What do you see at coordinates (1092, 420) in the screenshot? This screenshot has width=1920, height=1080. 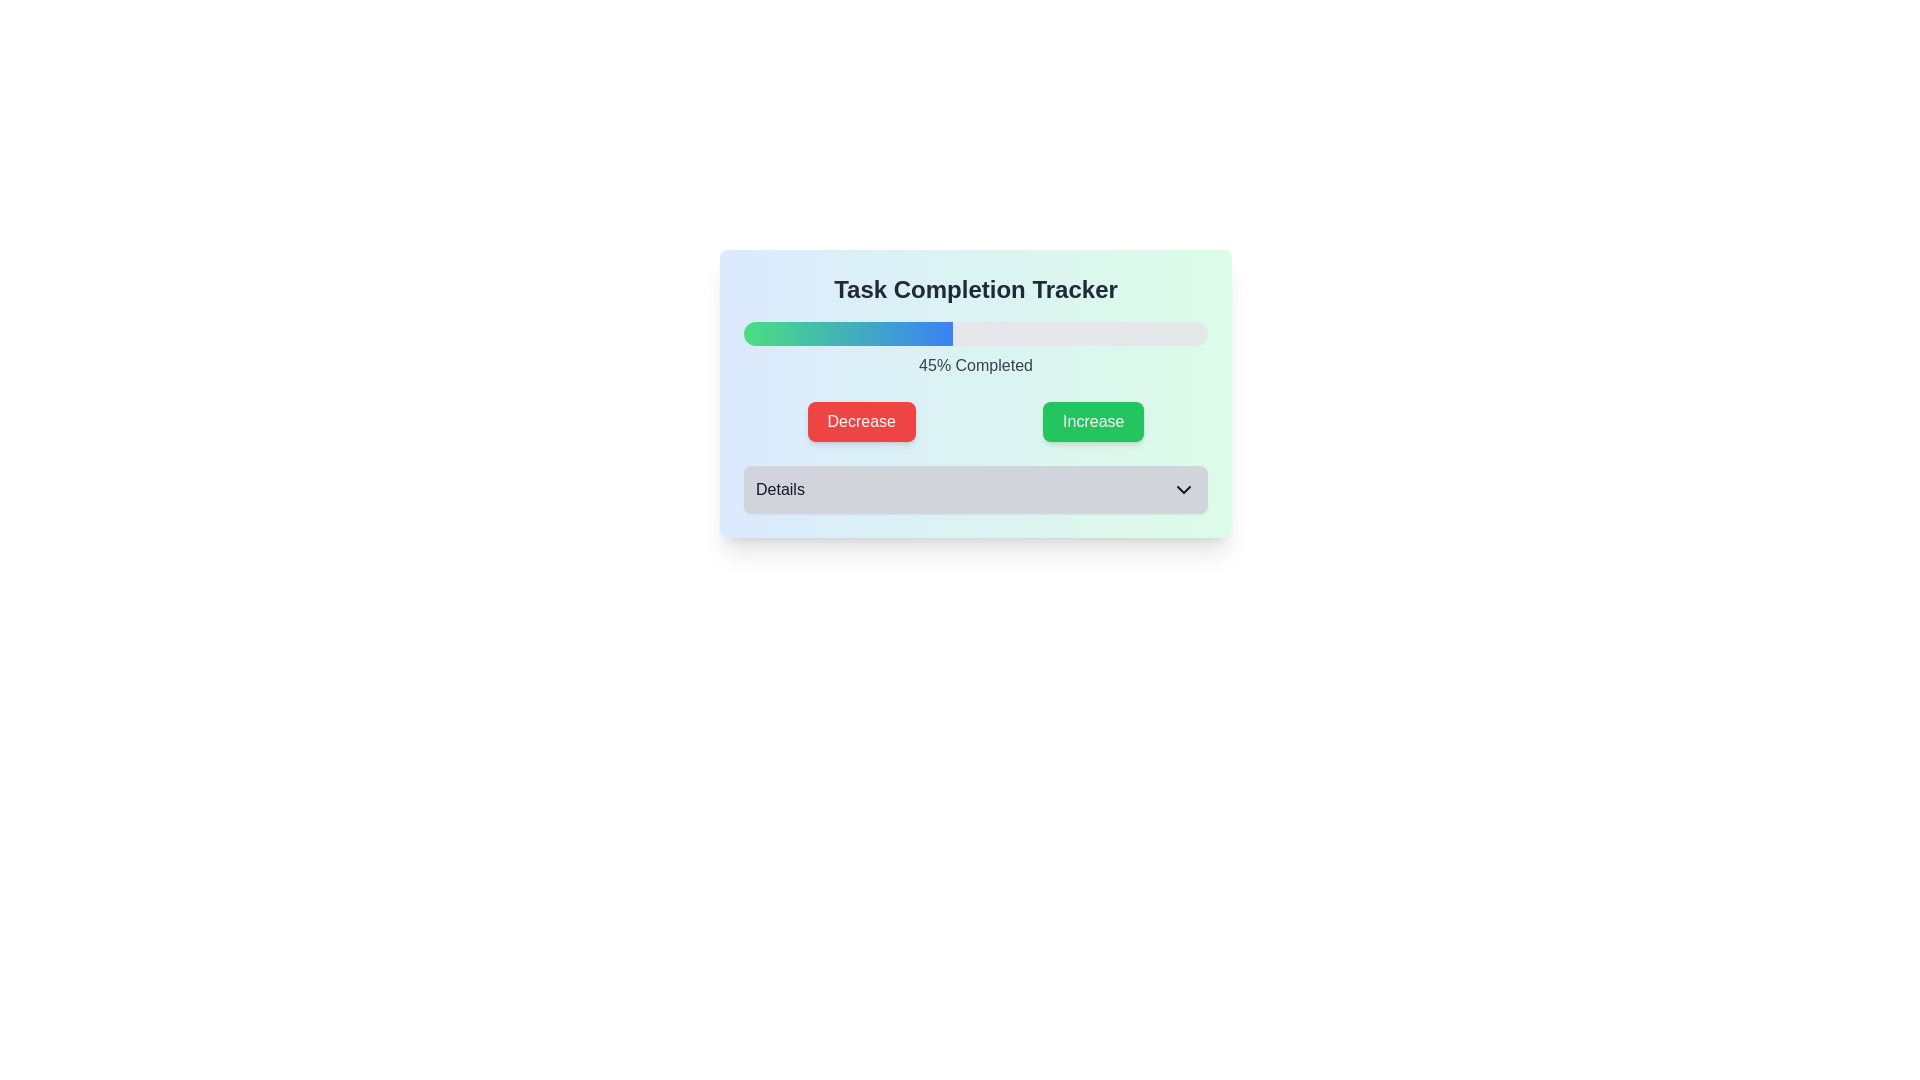 I see `the second button in the horizontal pair, located to the right of the 'Decrease' button` at bounding box center [1092, 420].